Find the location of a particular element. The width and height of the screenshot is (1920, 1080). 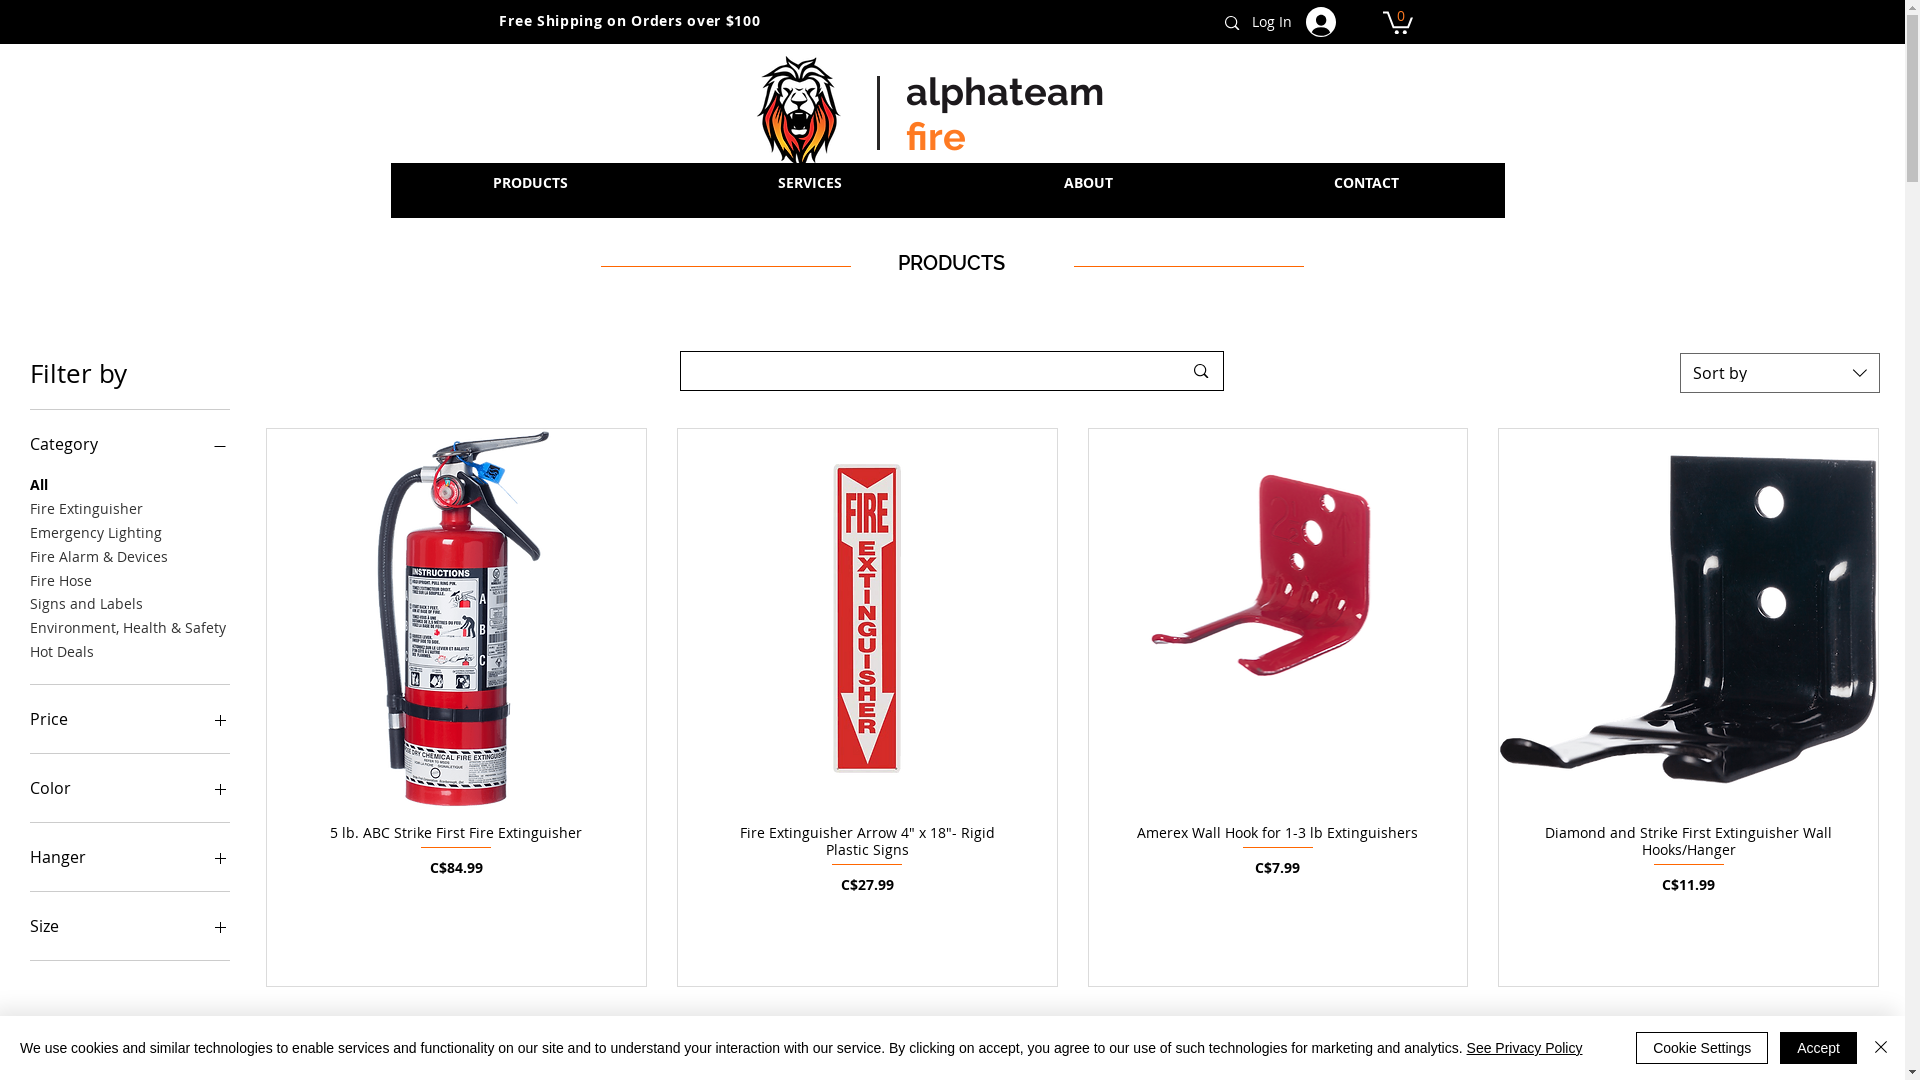

'Sort by' is located at coordinates (1780, 373).